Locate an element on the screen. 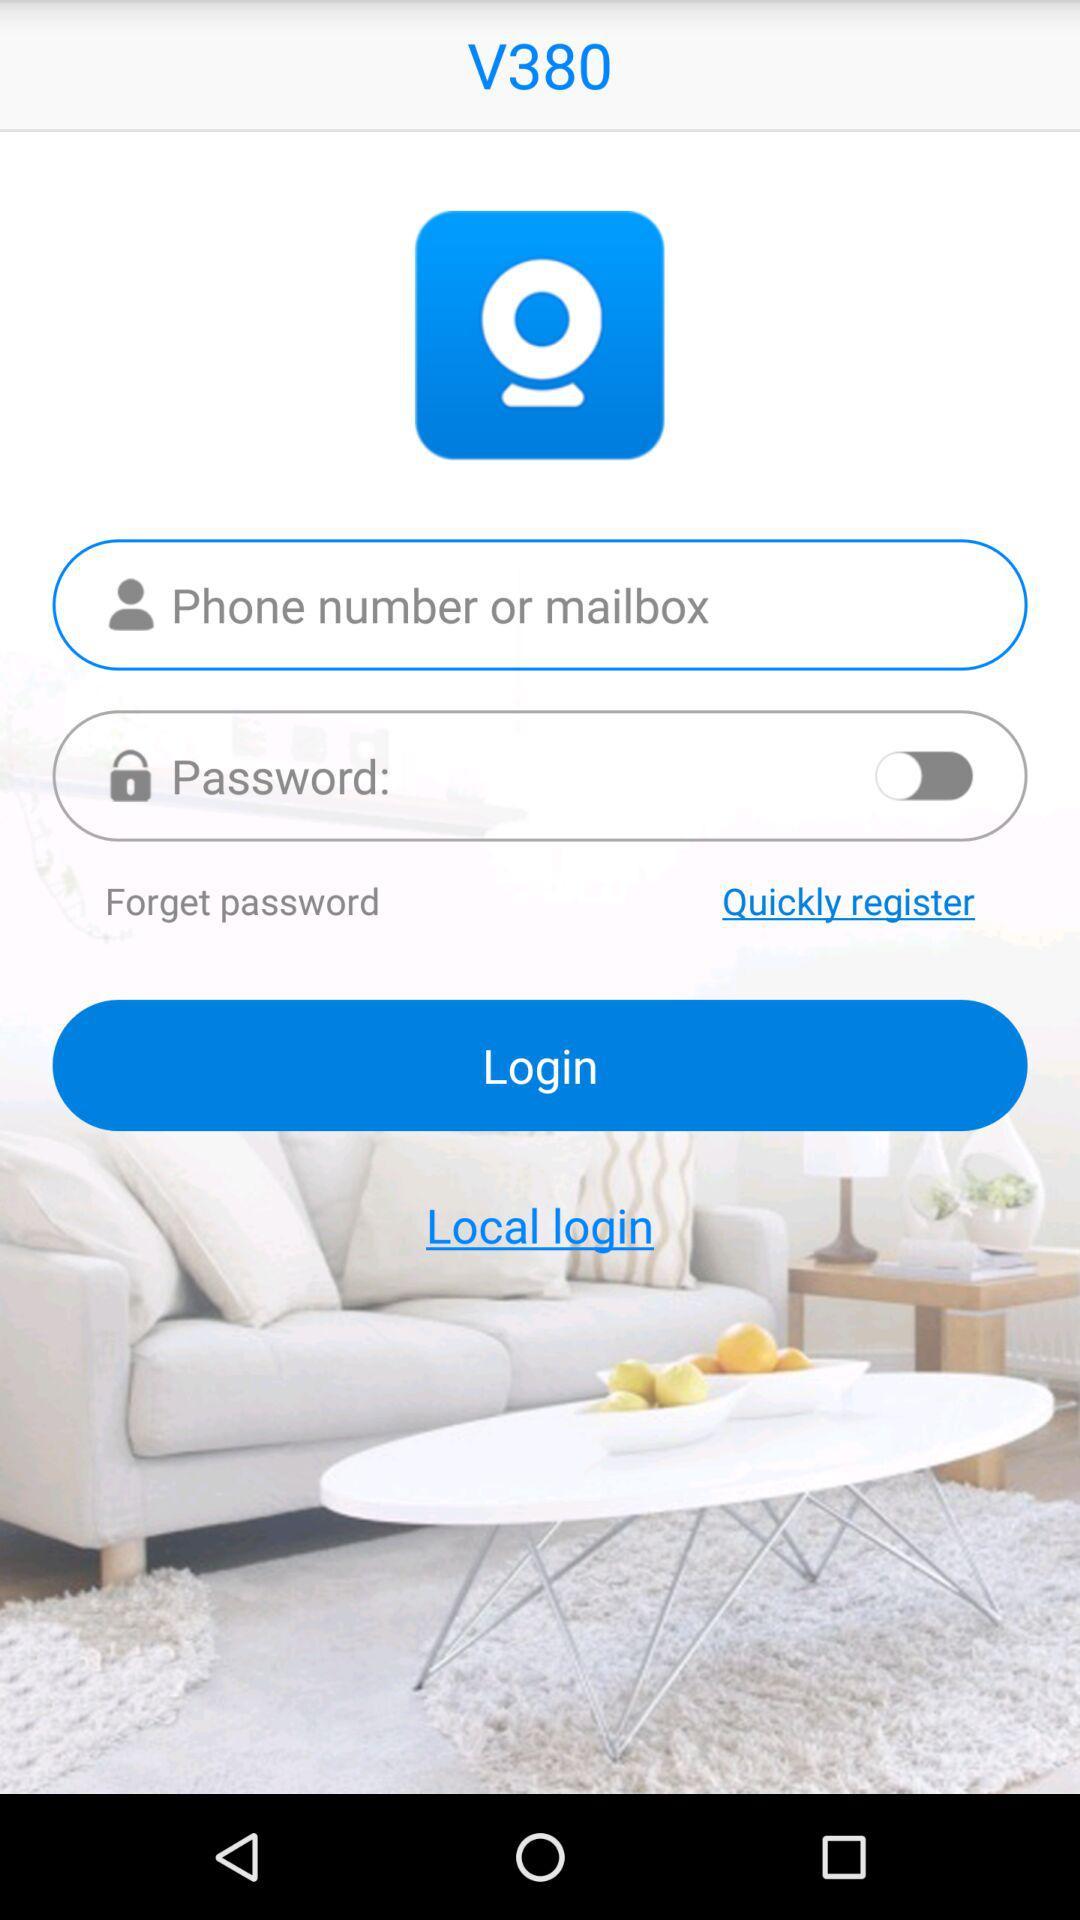  menu is located at coordinates (925, 774).